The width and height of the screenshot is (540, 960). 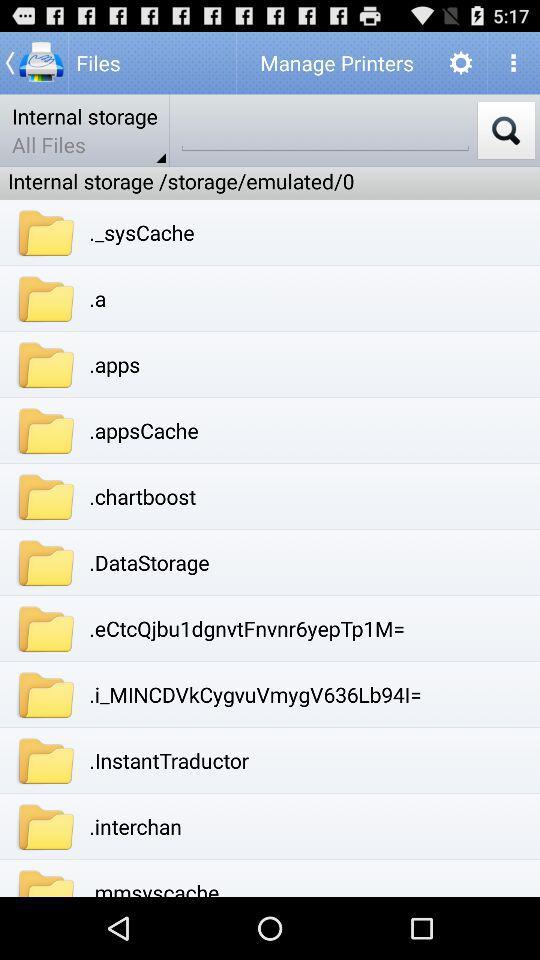 I want to click on searches internal storage, so click(x=505, y=129).